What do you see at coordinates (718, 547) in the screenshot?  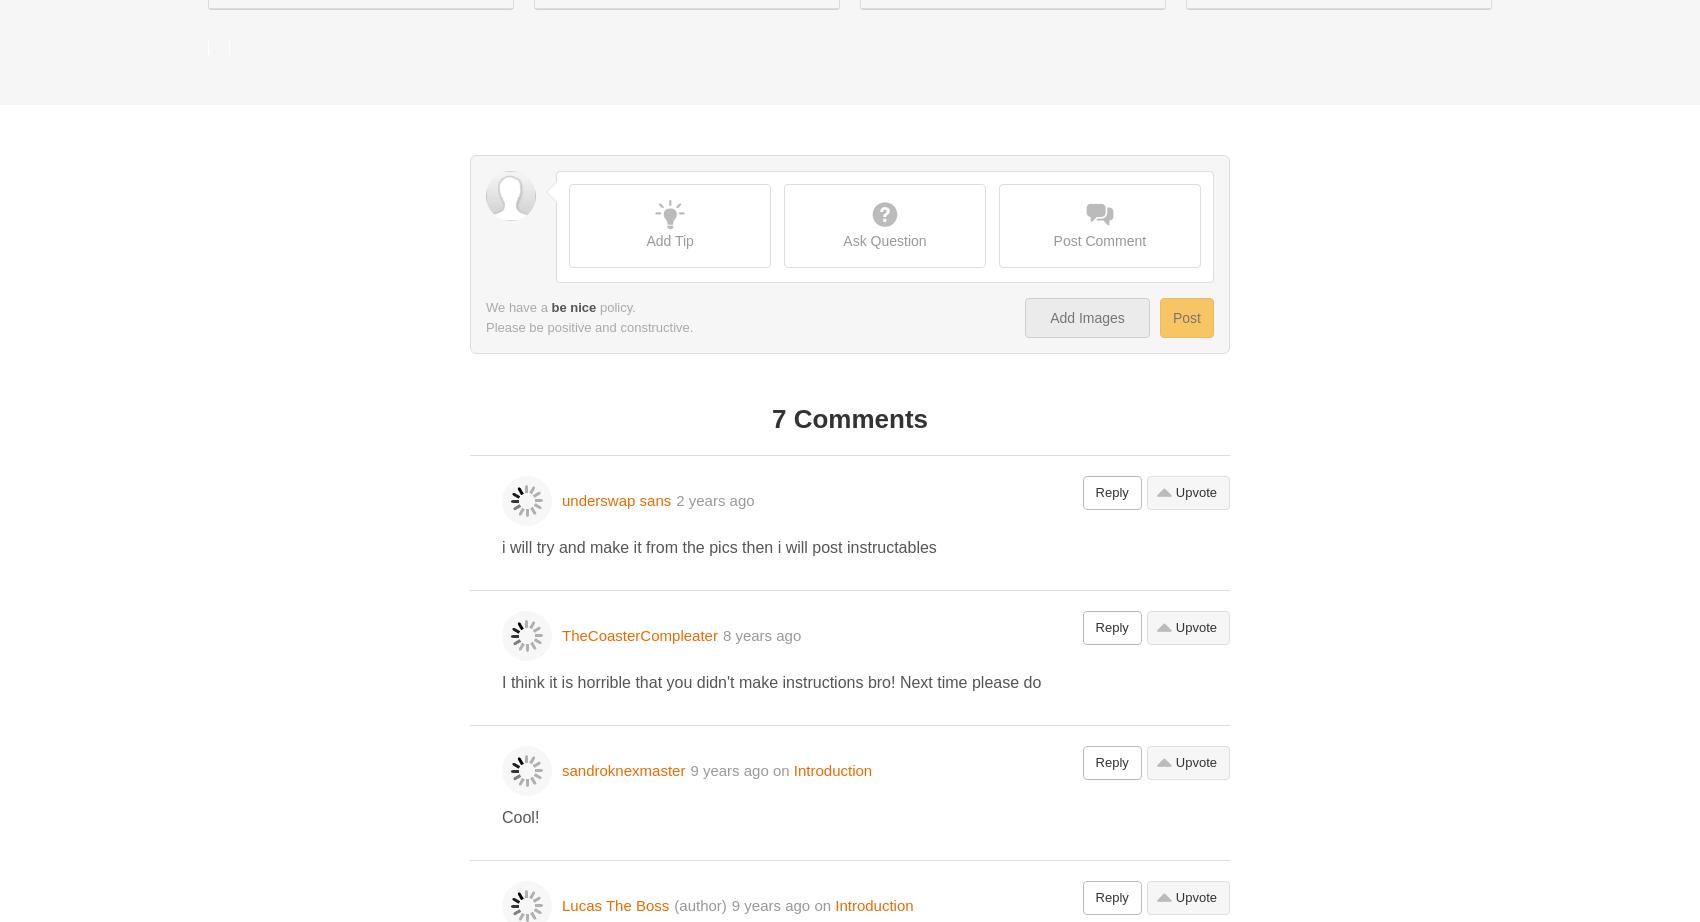 I see `'i will try and make it from the pics then i will post instructables'` at bounding box center [718, 547].